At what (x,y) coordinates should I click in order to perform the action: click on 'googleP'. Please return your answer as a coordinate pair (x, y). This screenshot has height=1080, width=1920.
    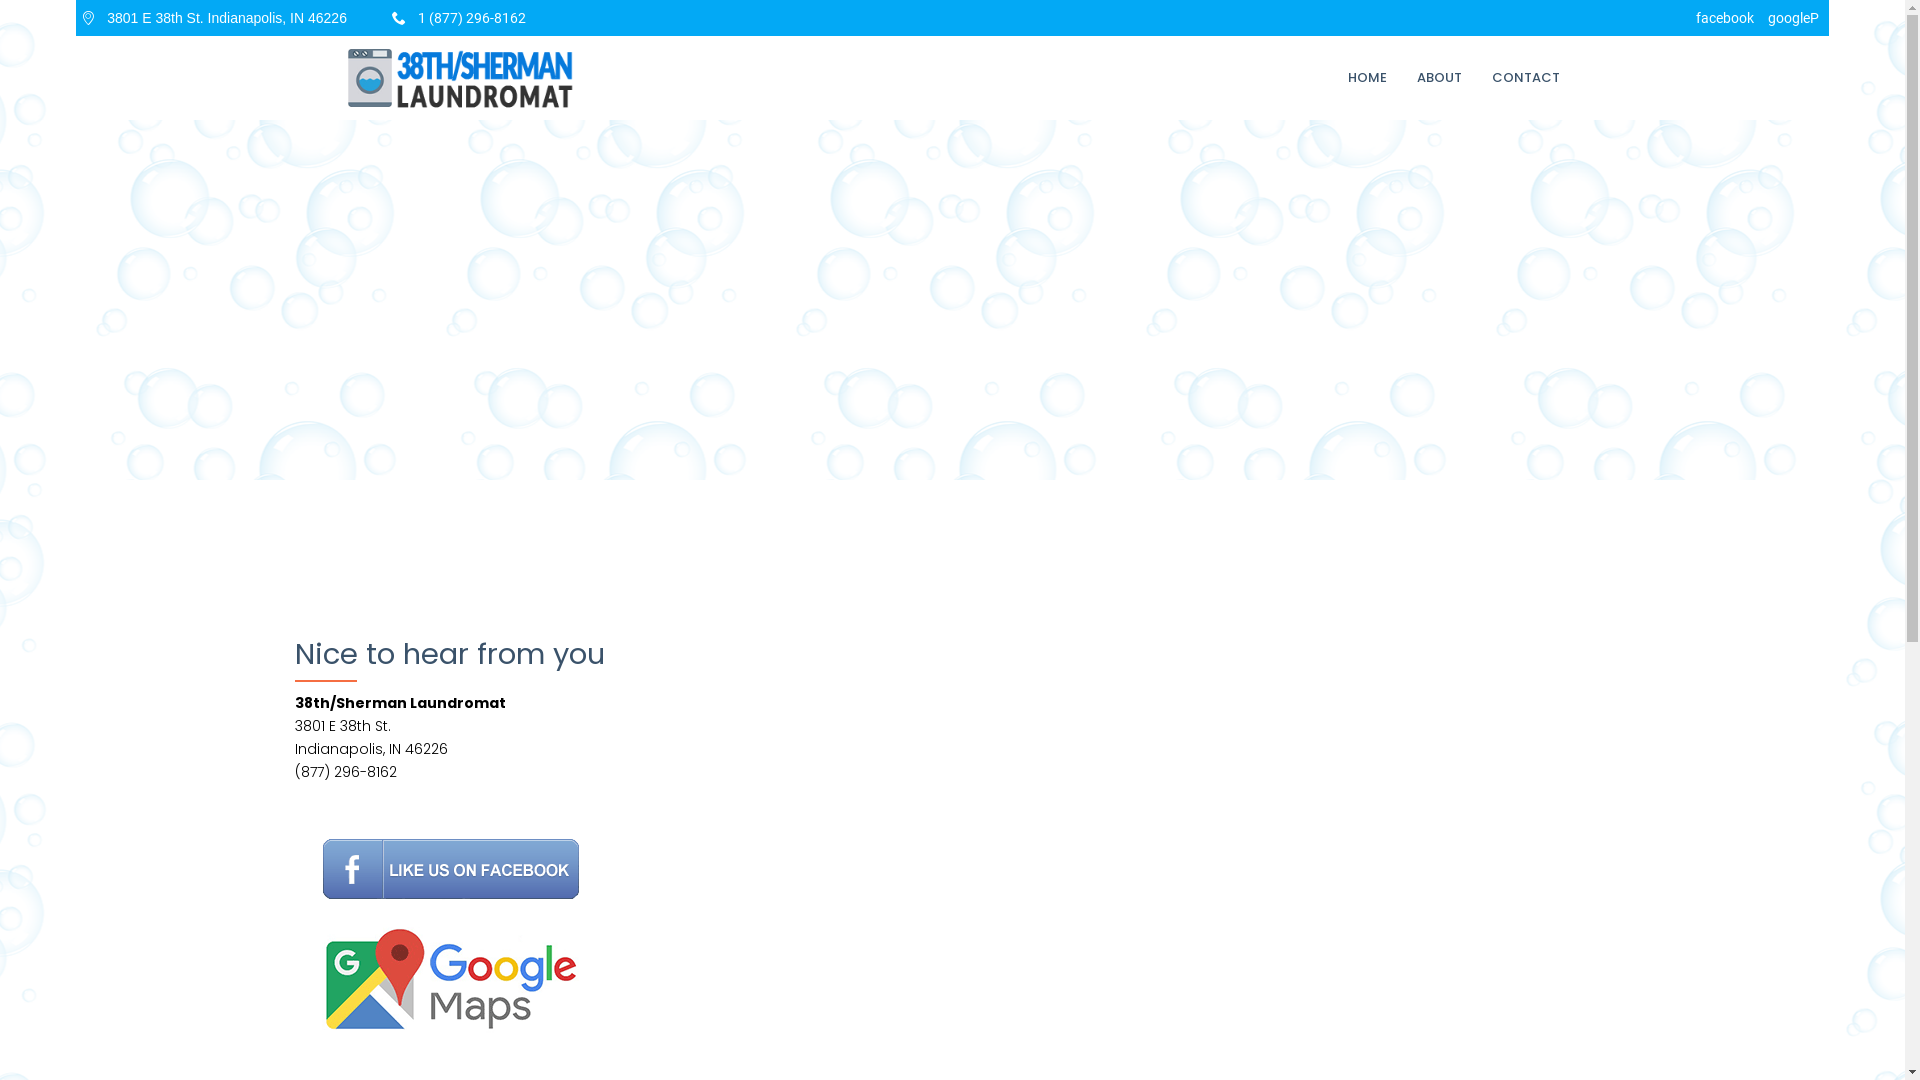
    Looking at the image, I should click on (1793, 18).